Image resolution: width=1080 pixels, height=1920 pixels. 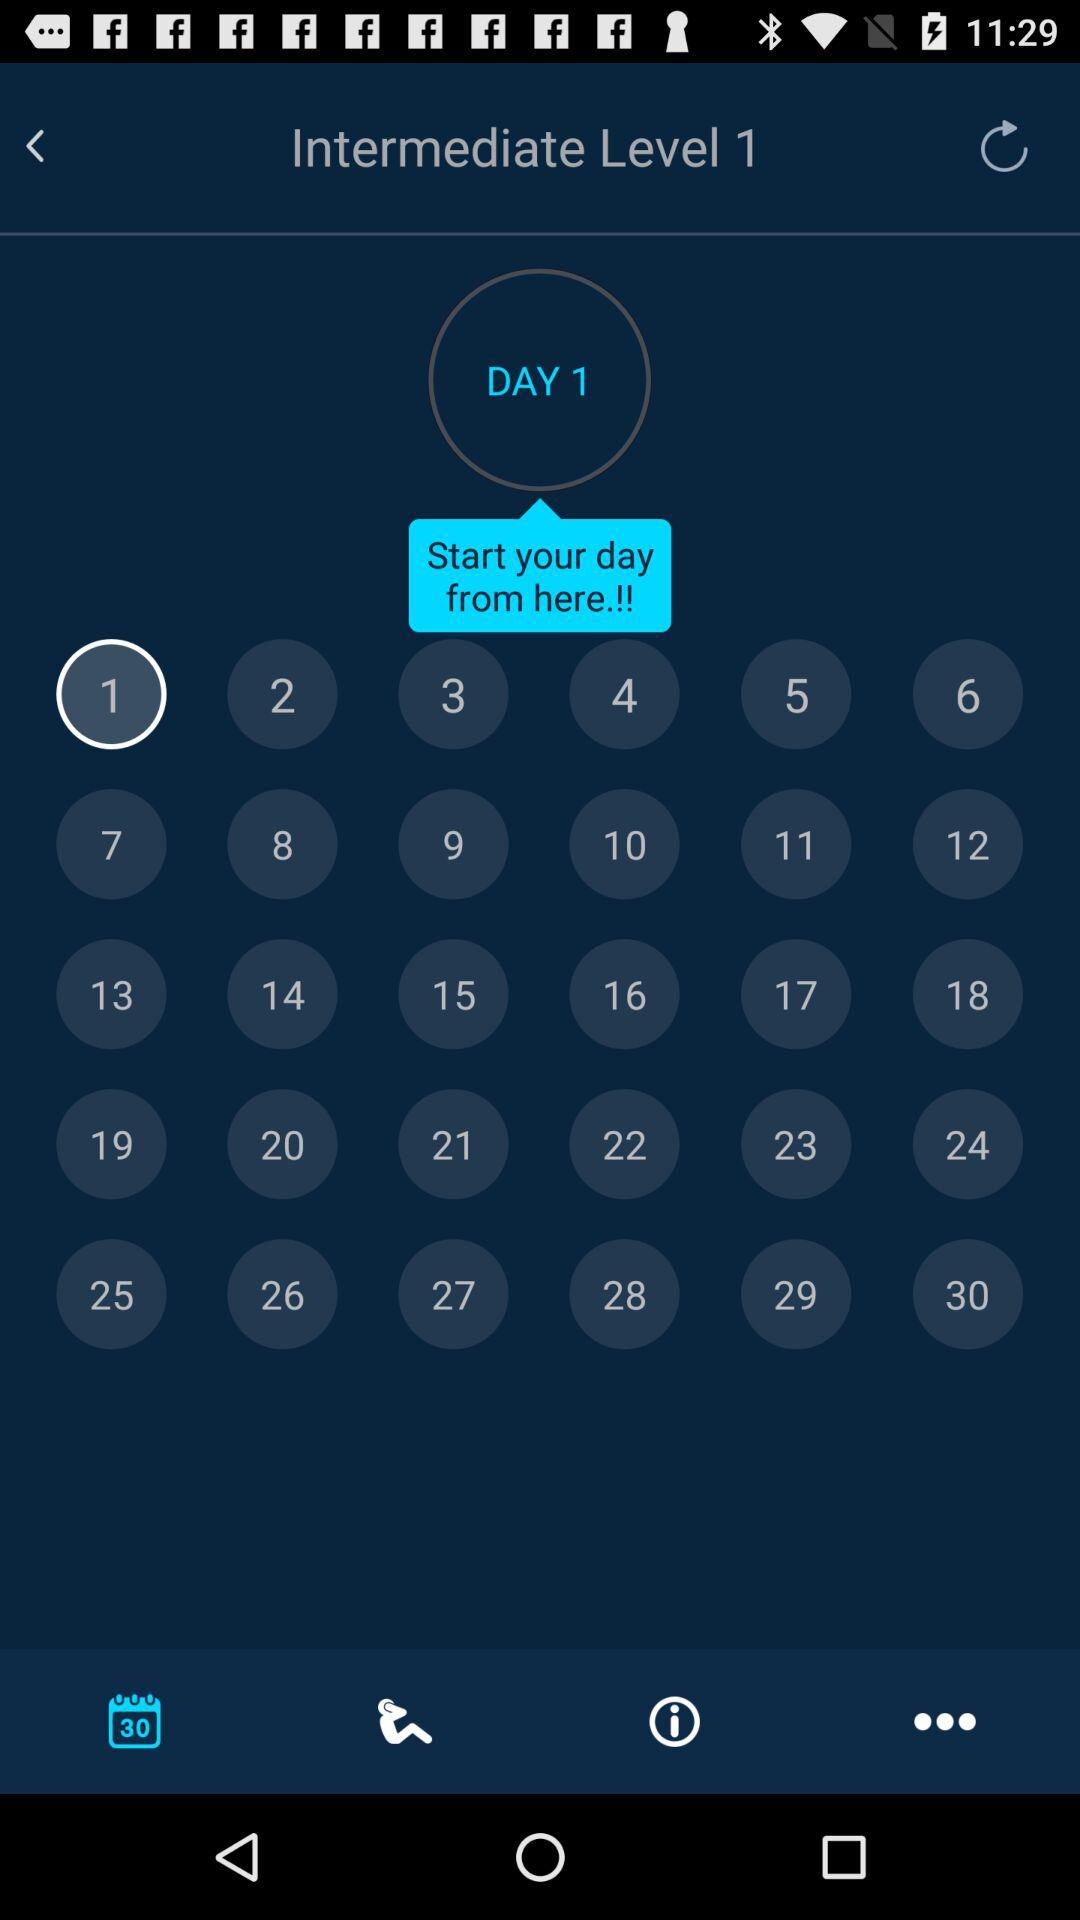 I want to click on day 26, so click(x=282, y=1294).